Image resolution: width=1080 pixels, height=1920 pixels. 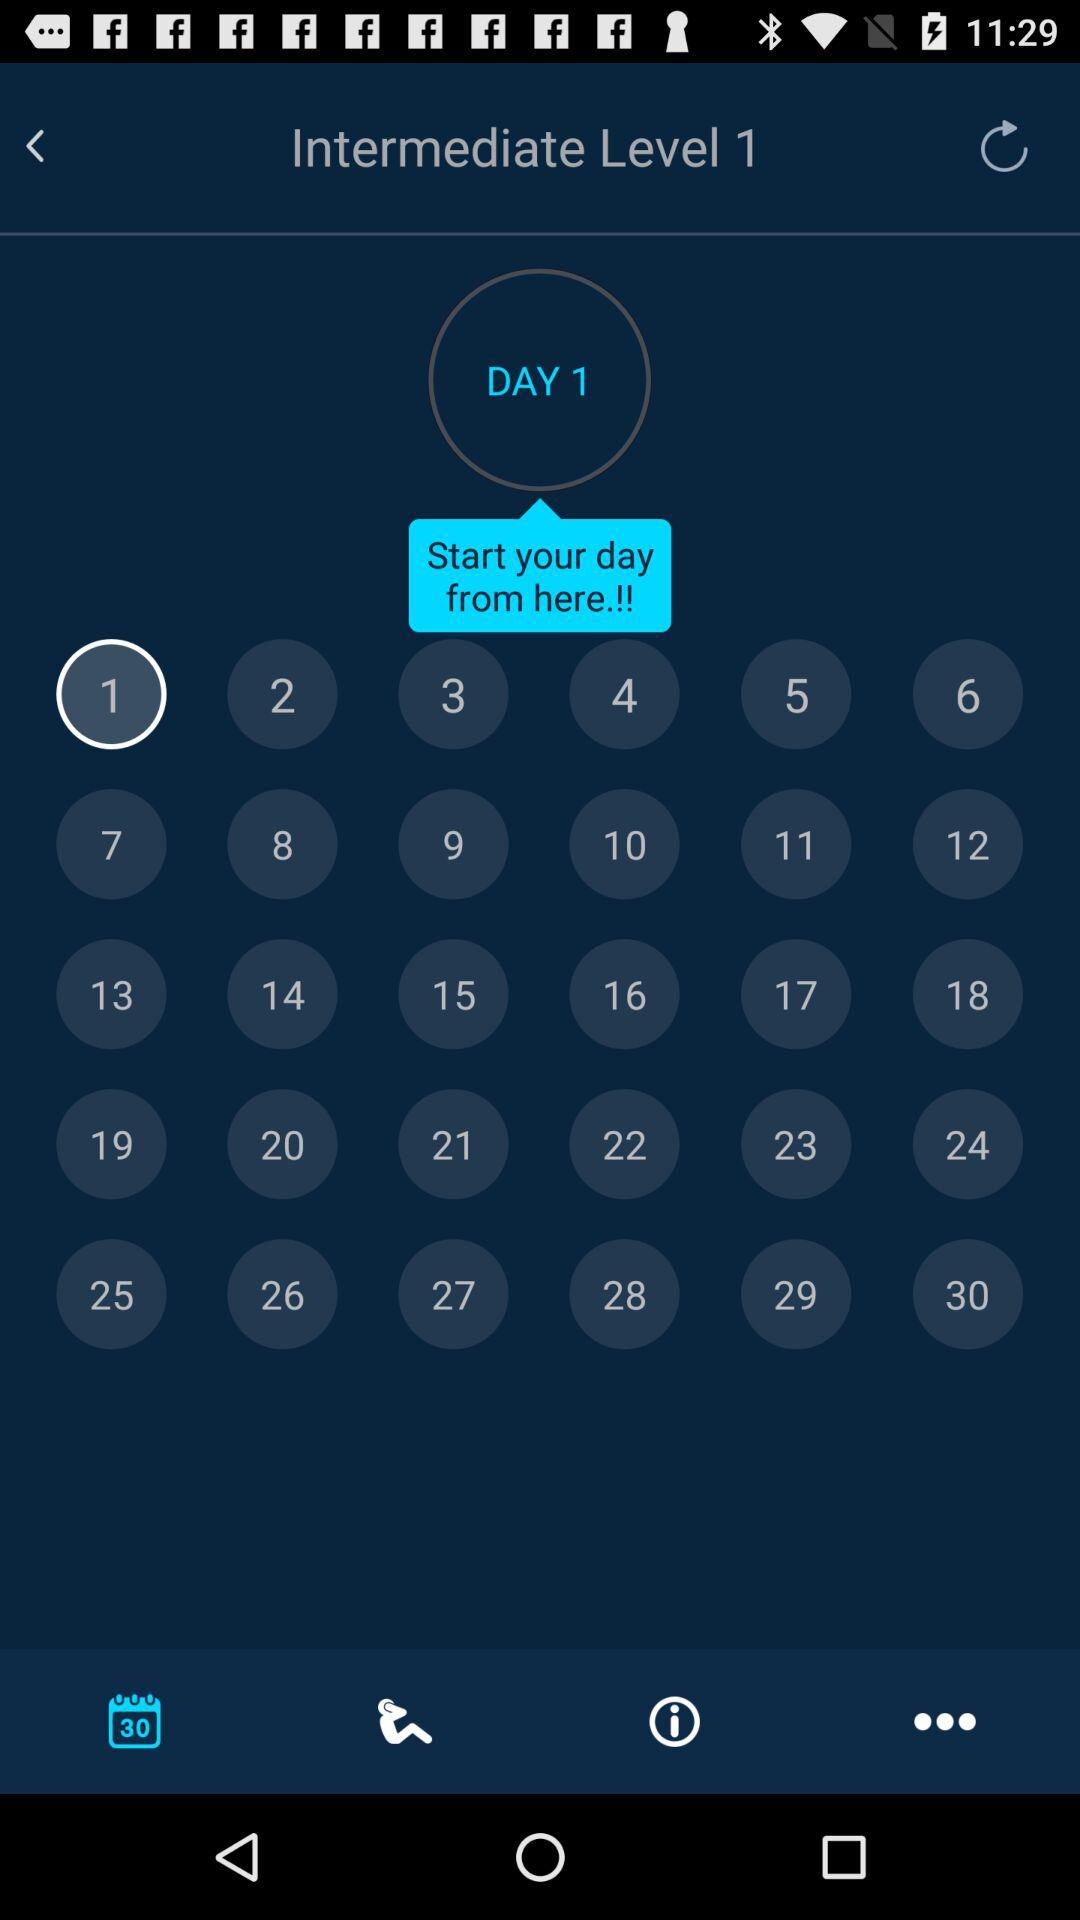 I want to click on day 26, so click(x=282, y=1294).